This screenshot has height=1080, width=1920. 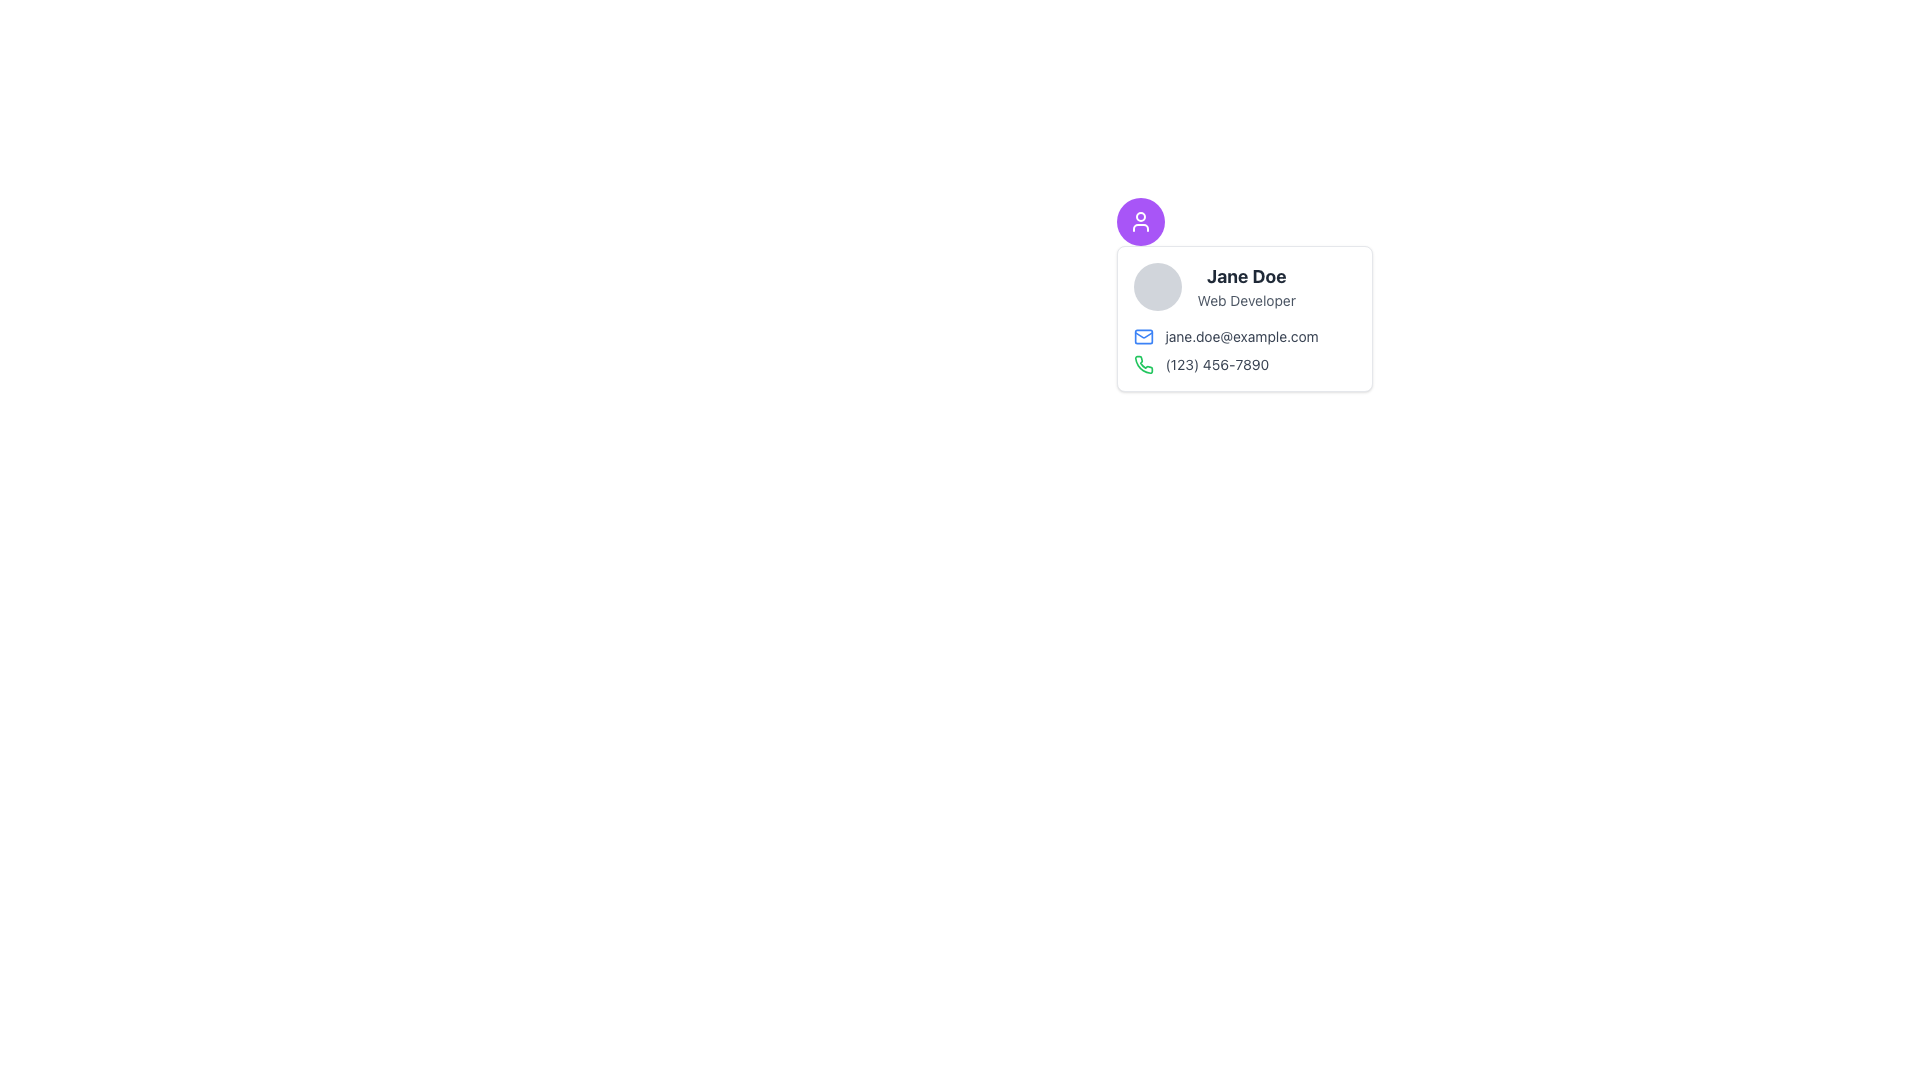 What do you see at coordinates (1243, 365) in the screenshot?
I see `the phone number text segment displayed beneath the email address entry in the user contact card` at bounding box center [1243, 365].